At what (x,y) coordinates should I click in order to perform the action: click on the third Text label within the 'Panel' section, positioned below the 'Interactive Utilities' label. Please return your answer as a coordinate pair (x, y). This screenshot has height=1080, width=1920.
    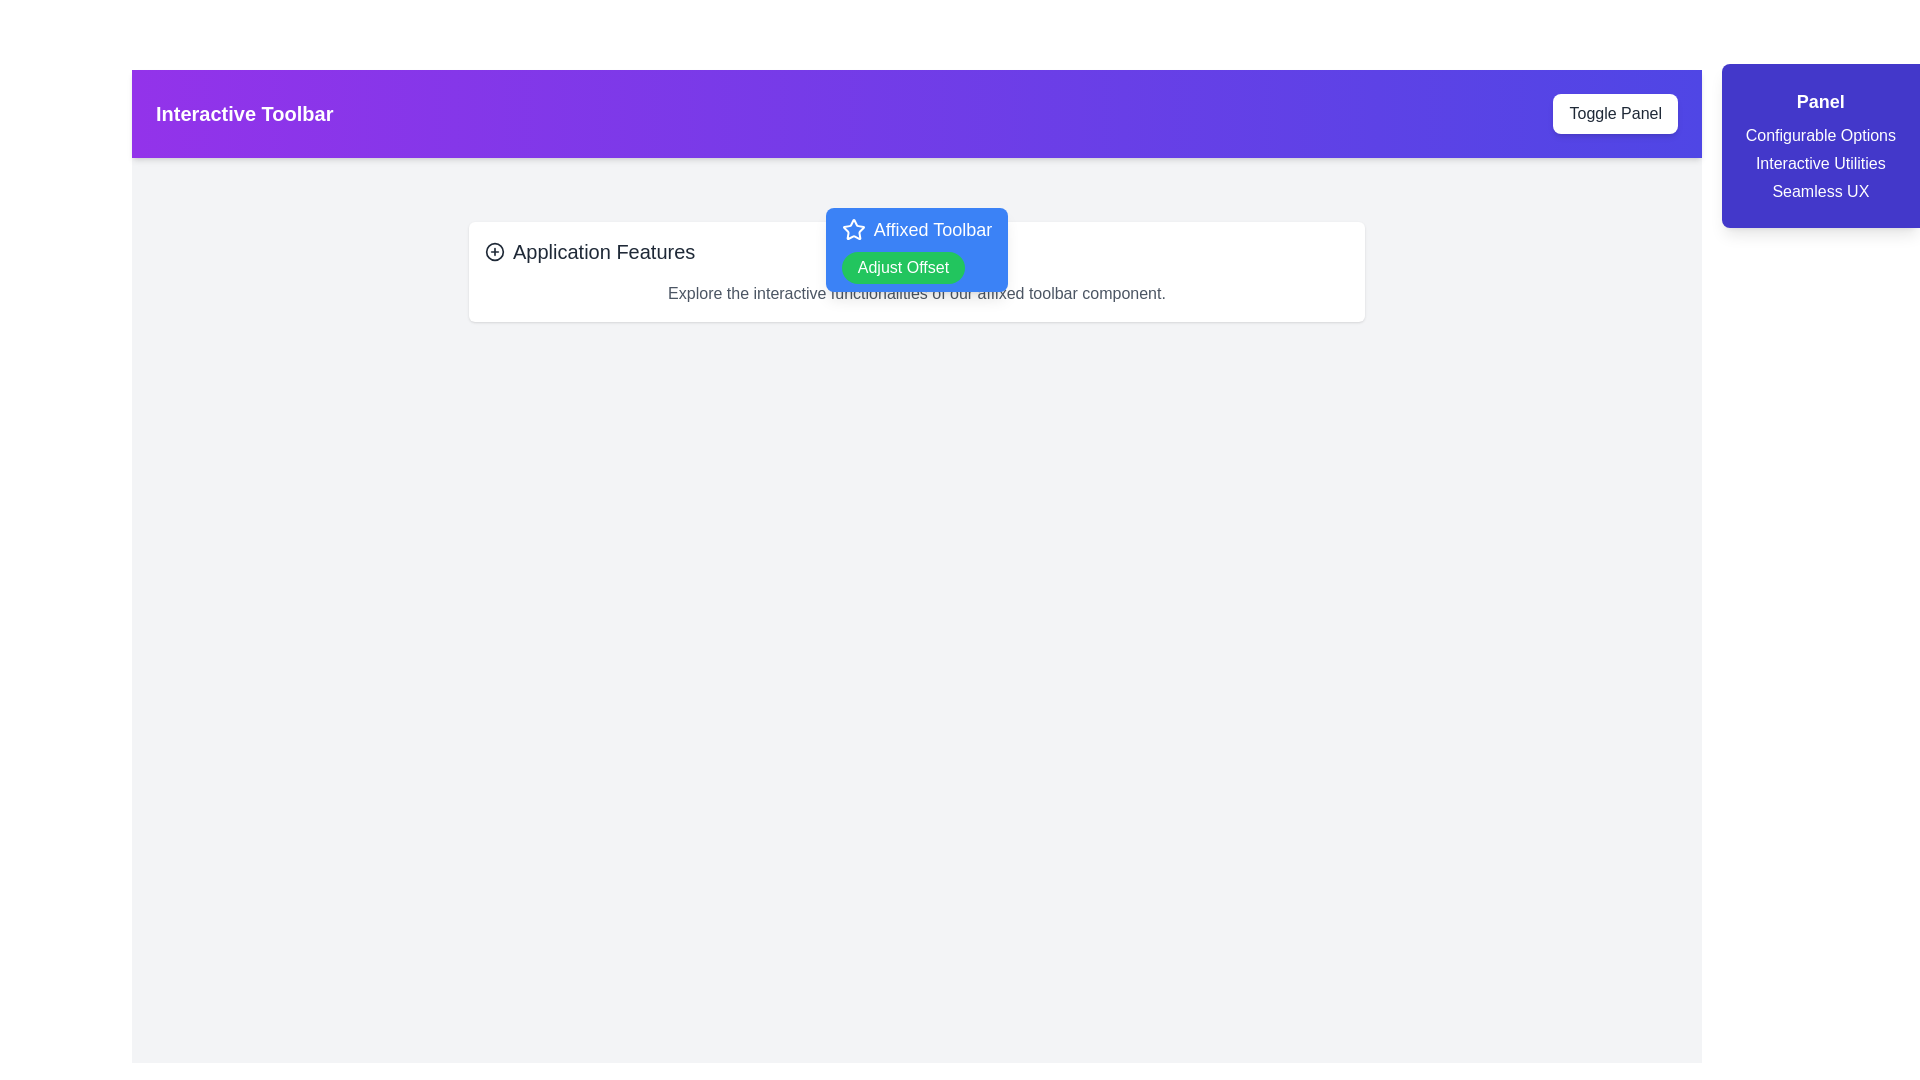
    Looking at the image, I should click on (1820, 192).